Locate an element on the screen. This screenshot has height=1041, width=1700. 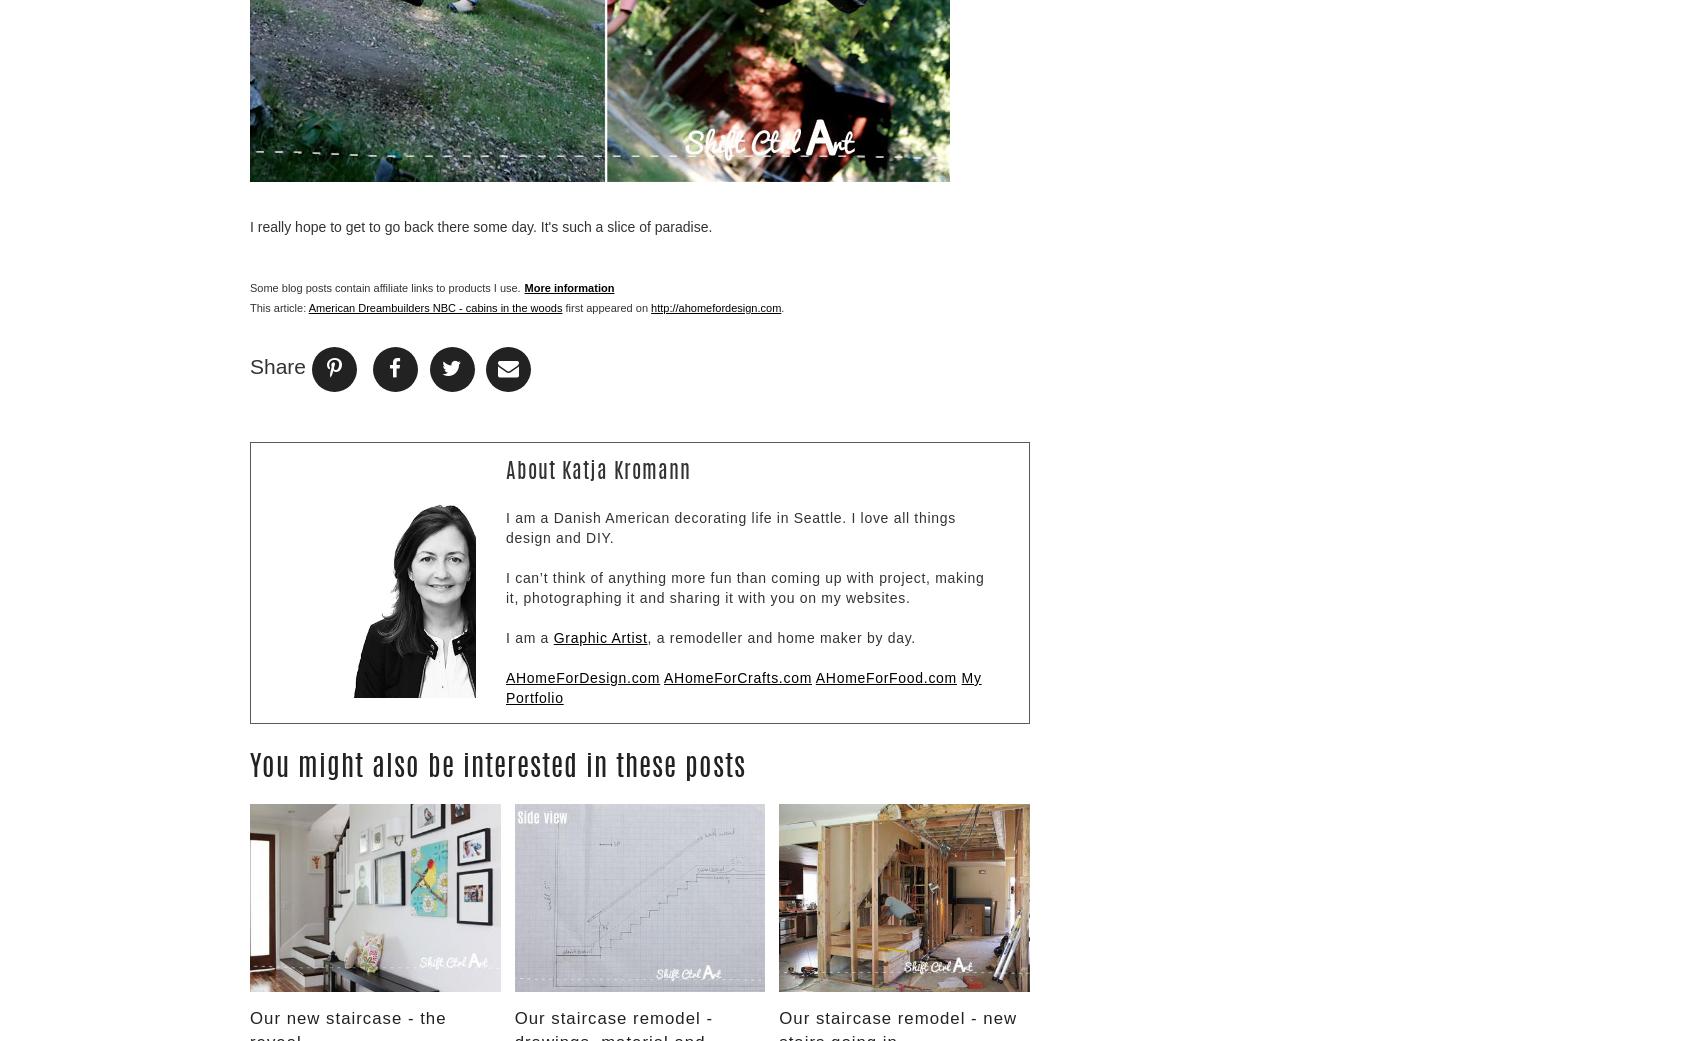
'Graphic Artist' is located at coordinates (598, 635).